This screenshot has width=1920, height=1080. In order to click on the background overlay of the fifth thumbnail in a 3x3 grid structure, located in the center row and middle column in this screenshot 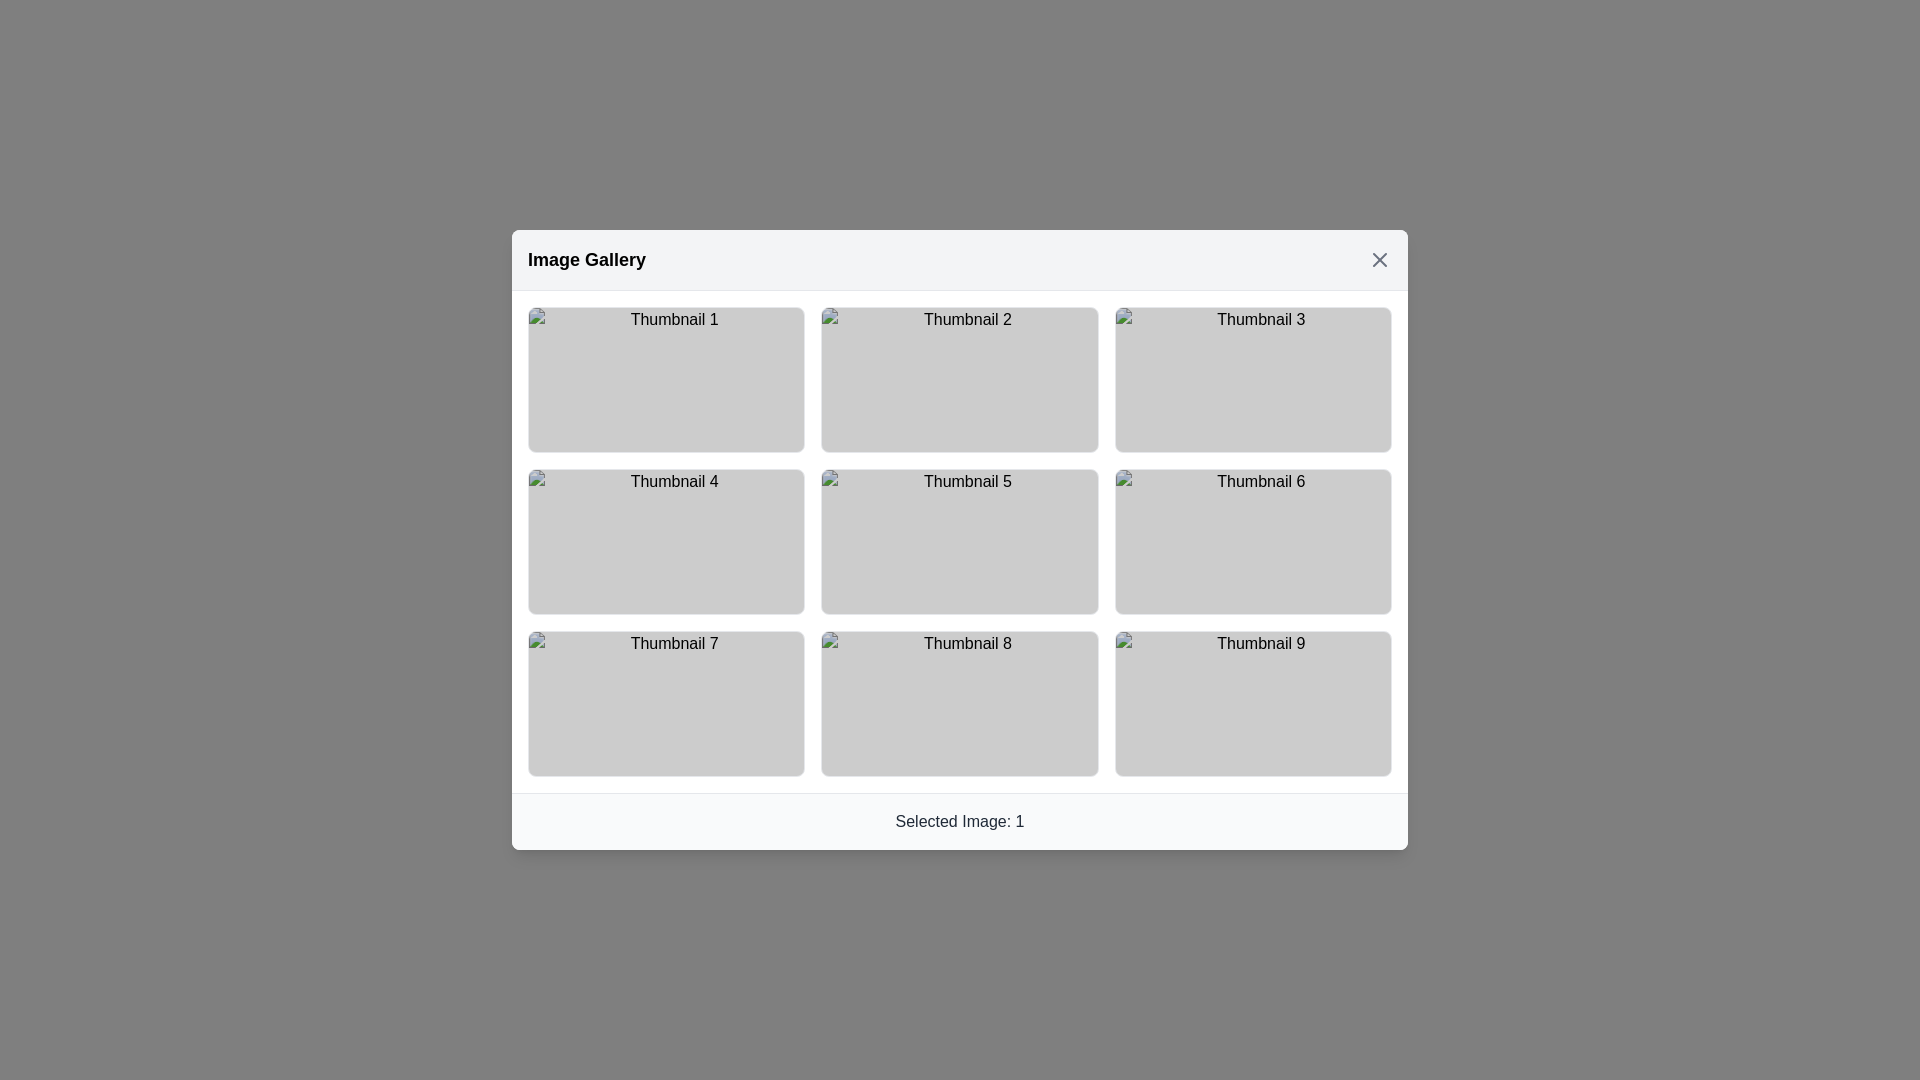, I will do `click(960, 542)`.